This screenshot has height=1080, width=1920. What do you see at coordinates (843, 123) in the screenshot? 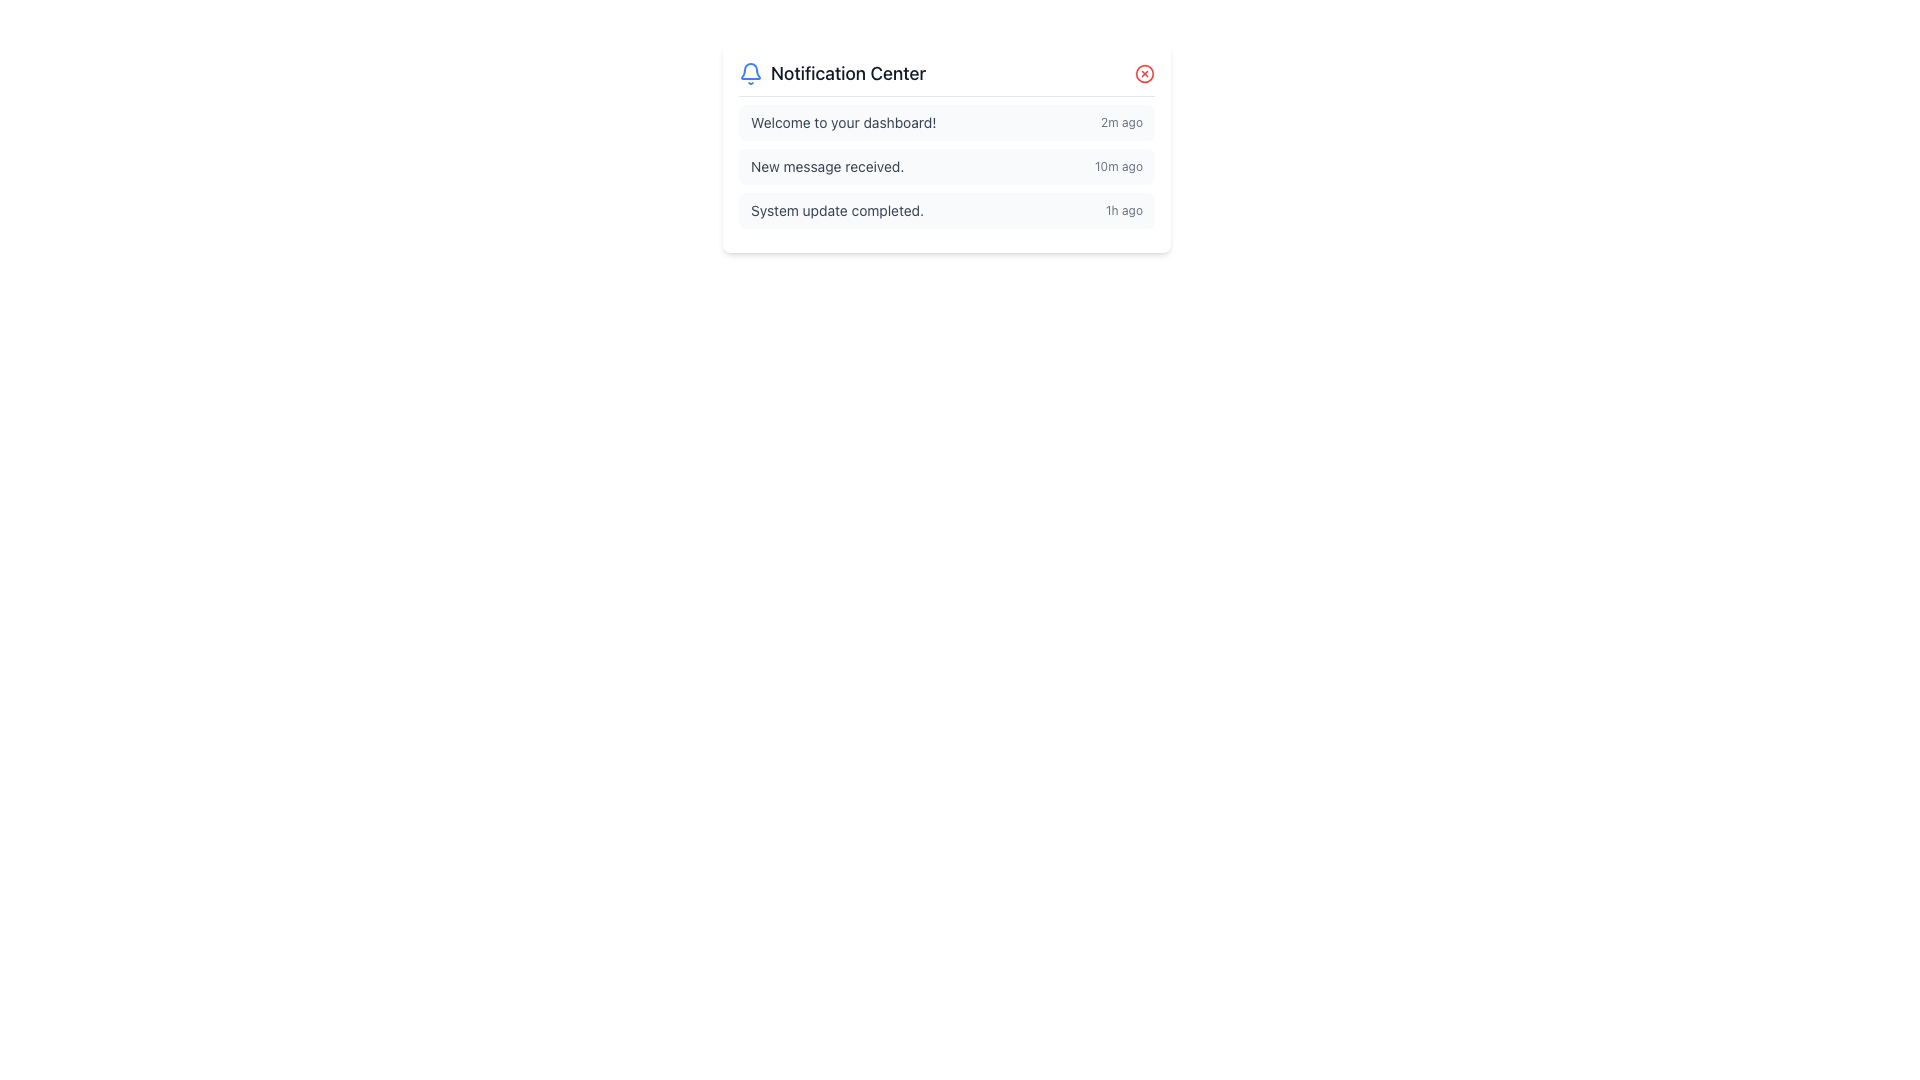
I see `the static text that reads 'Welcome to your dashboard!' located in the header of the first notification block, positioned to the left of the timestamp '2m ago'` at bounding box center [843, 123].